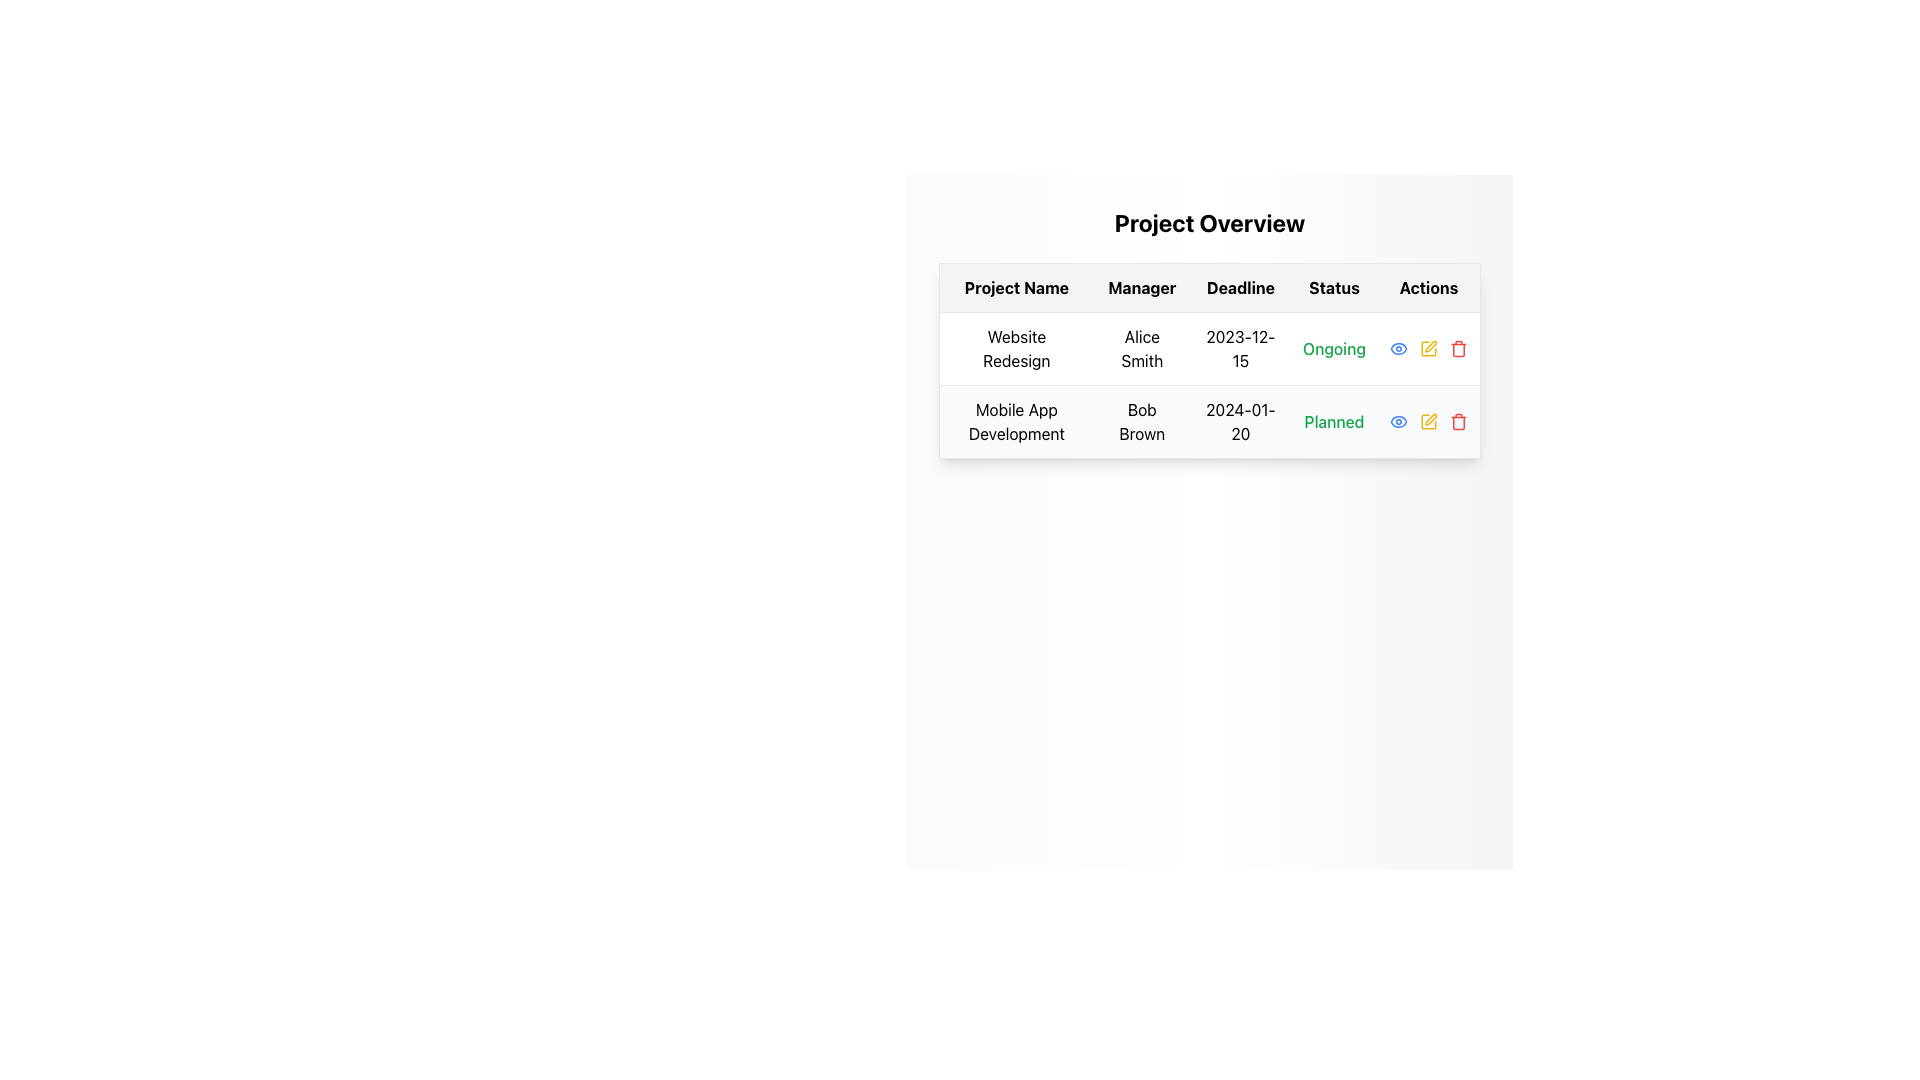 The height and width of the screenshot is (1080, 1920). I want to click on the second table row that presents the project details for 'Mobile App Development', including manager Bob Brown, deadline 2024-01-20, and status Planned, so click(1208, 420).